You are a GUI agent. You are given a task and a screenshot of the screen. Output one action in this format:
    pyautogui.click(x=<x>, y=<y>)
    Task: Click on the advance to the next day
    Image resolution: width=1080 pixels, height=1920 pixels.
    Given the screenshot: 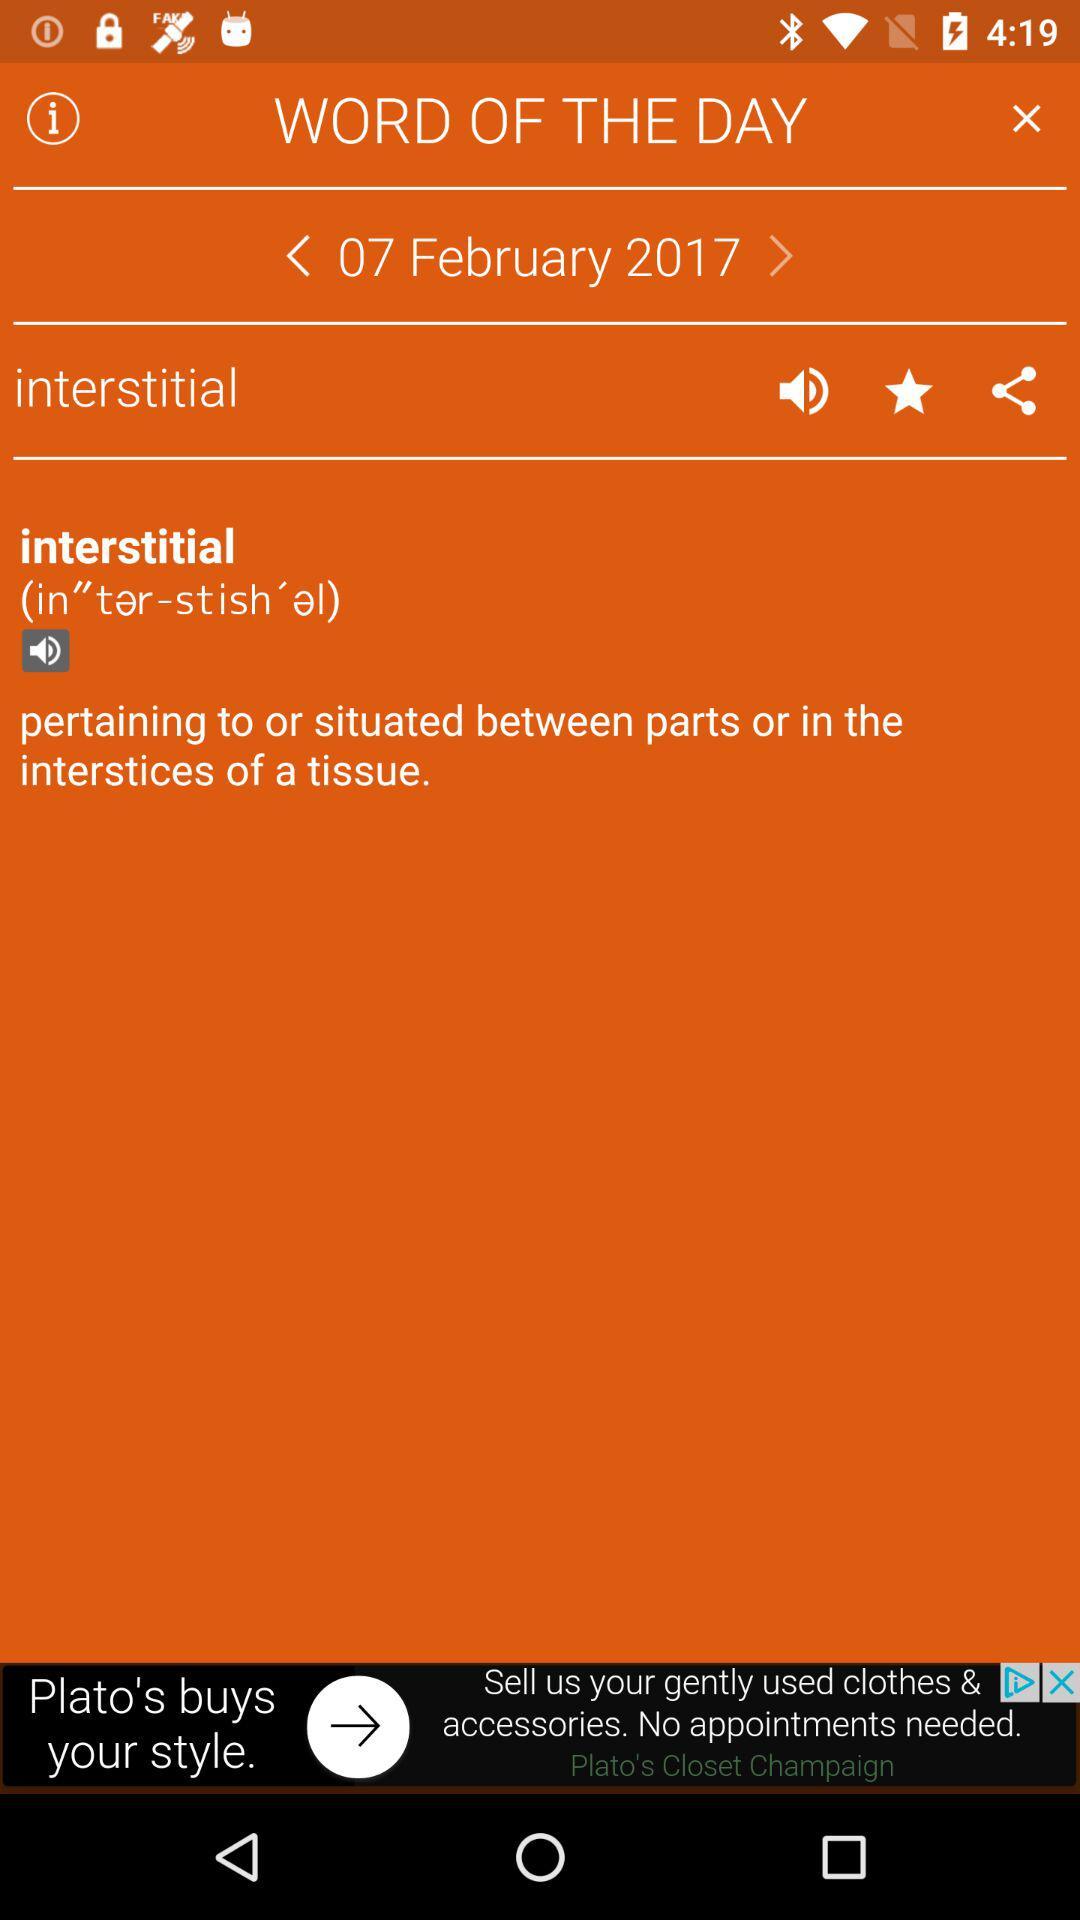 What is the action you would take?
    pyautogui.click(x=780, y=254)
    